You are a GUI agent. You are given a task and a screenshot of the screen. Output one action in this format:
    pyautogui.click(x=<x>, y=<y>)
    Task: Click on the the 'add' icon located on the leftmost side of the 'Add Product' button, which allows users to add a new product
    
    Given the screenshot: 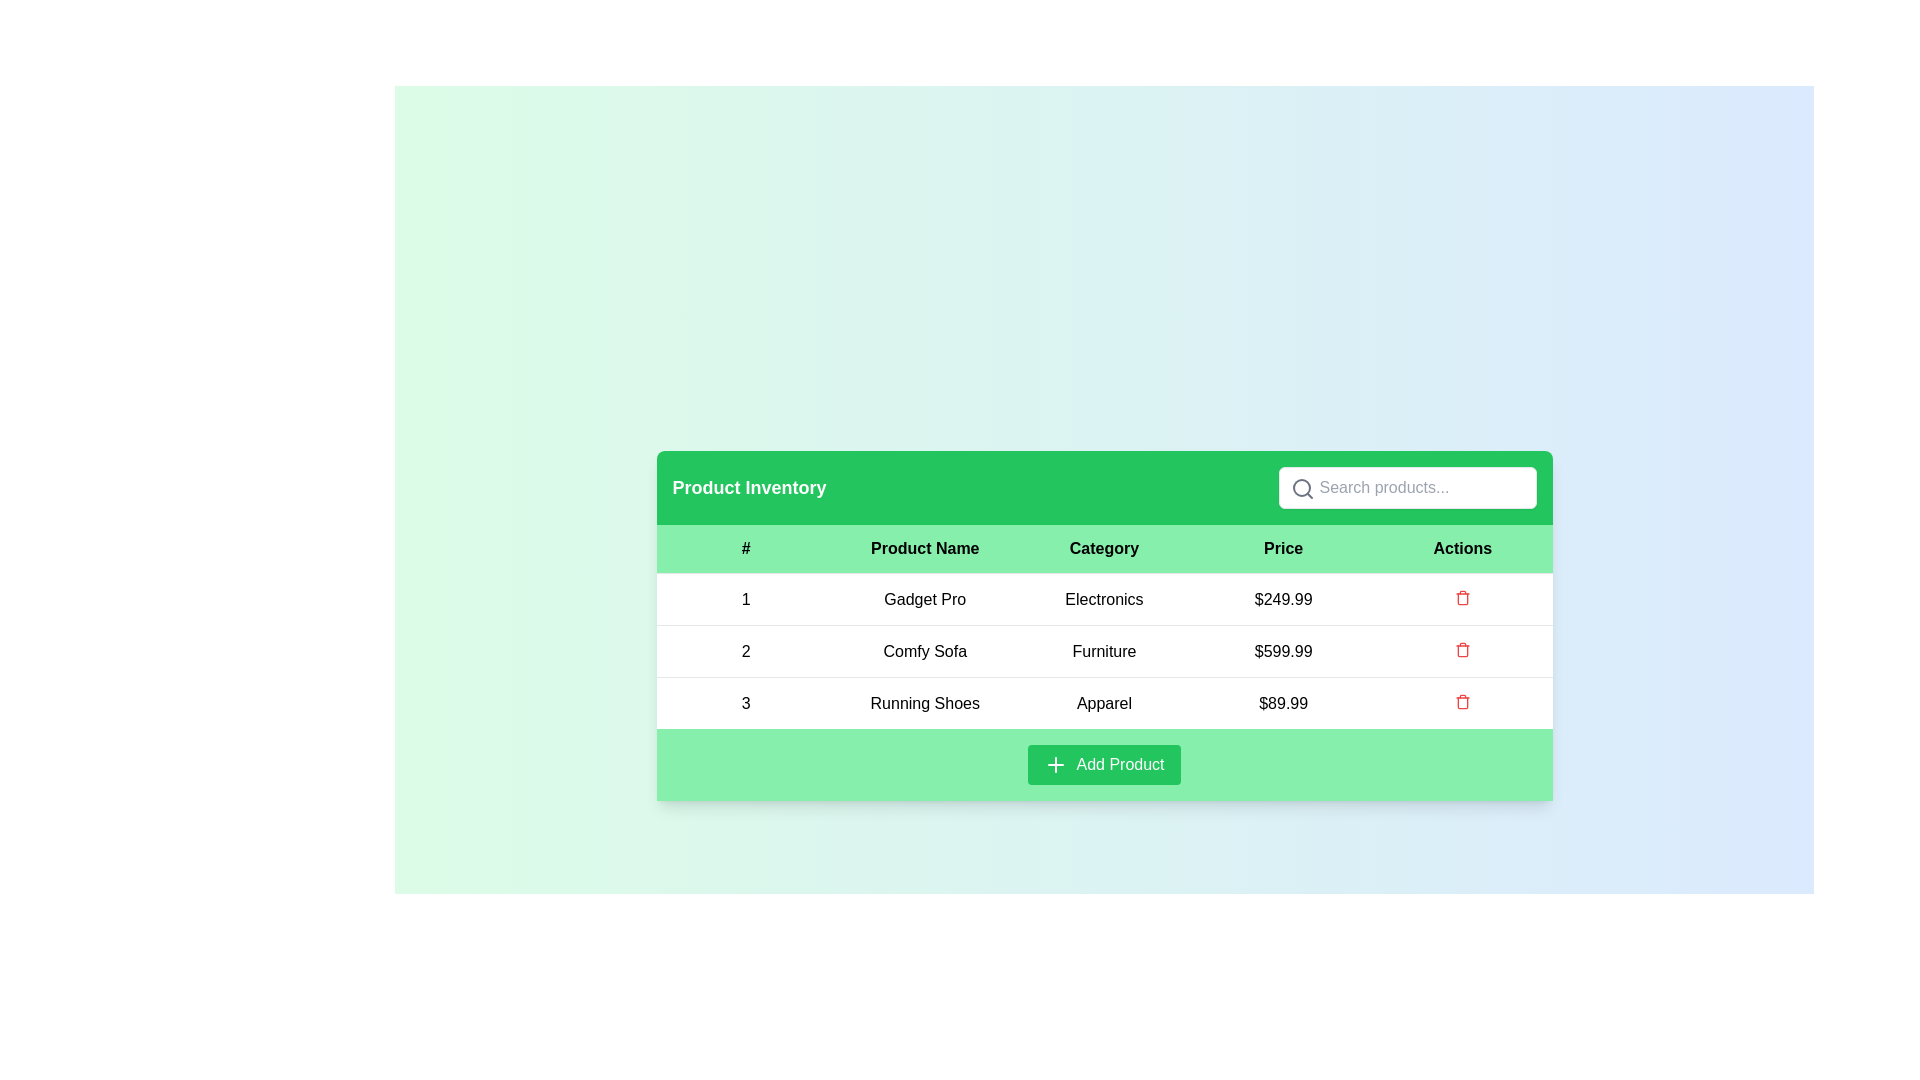 What is the action you would take?
    pyautogui.click(x=1055, y=764)
    